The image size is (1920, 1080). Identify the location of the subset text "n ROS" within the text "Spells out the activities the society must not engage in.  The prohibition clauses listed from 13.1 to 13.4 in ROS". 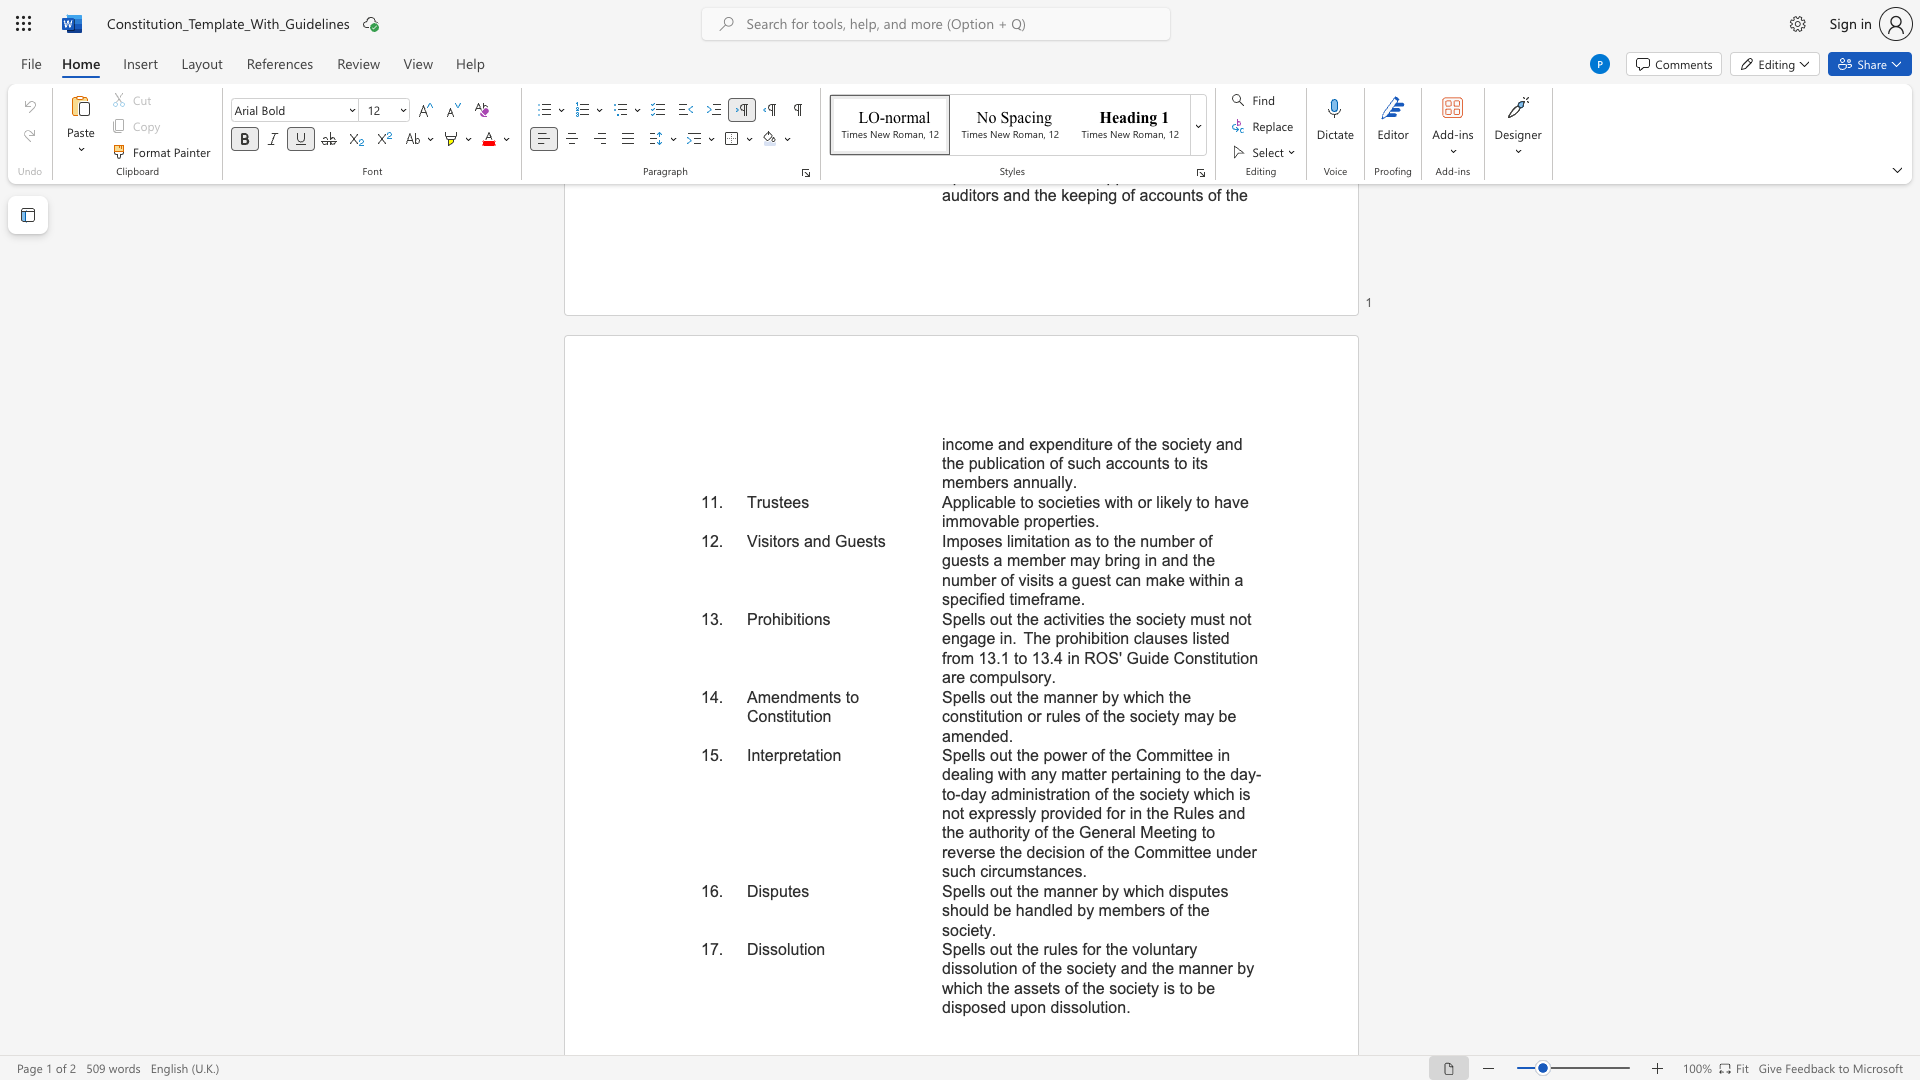
(1069, 658).